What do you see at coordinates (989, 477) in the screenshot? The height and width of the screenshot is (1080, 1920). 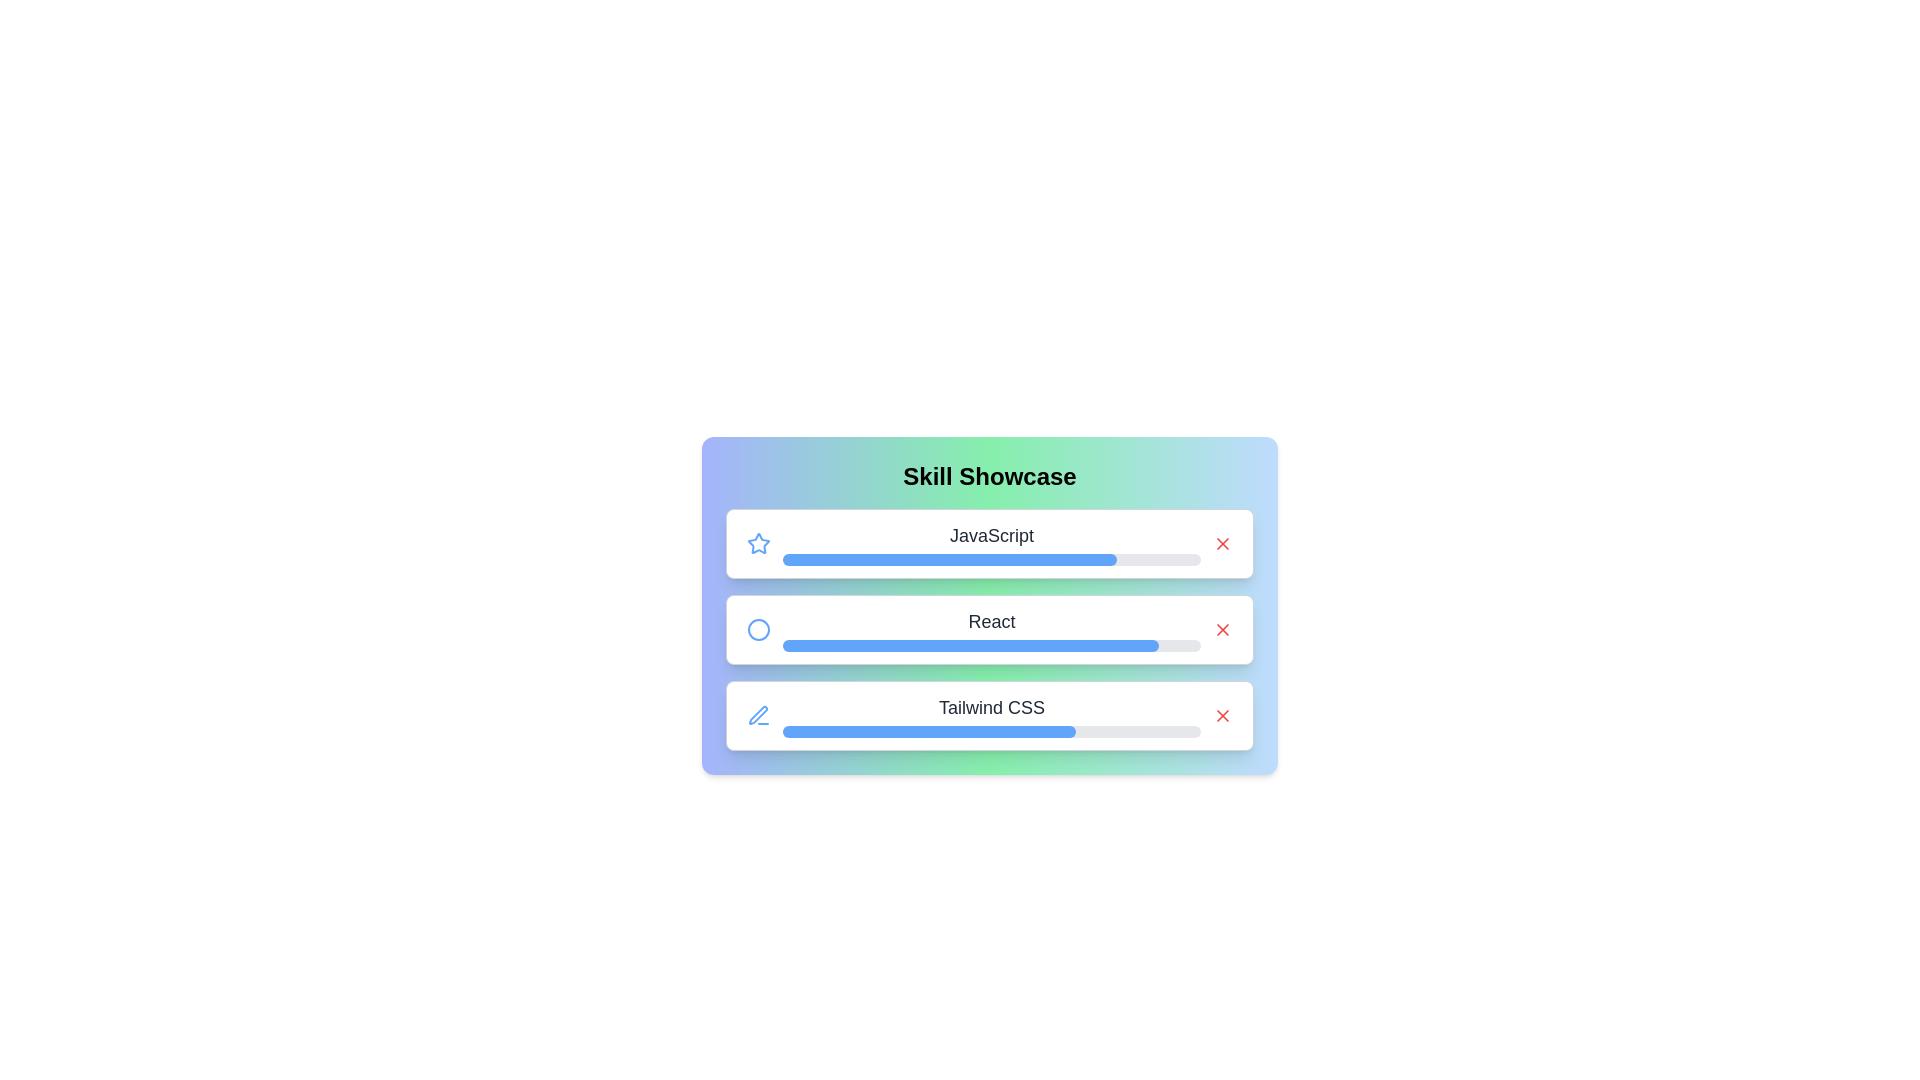 I see `the Skill Showcase title` at bounding box center [989, 477].